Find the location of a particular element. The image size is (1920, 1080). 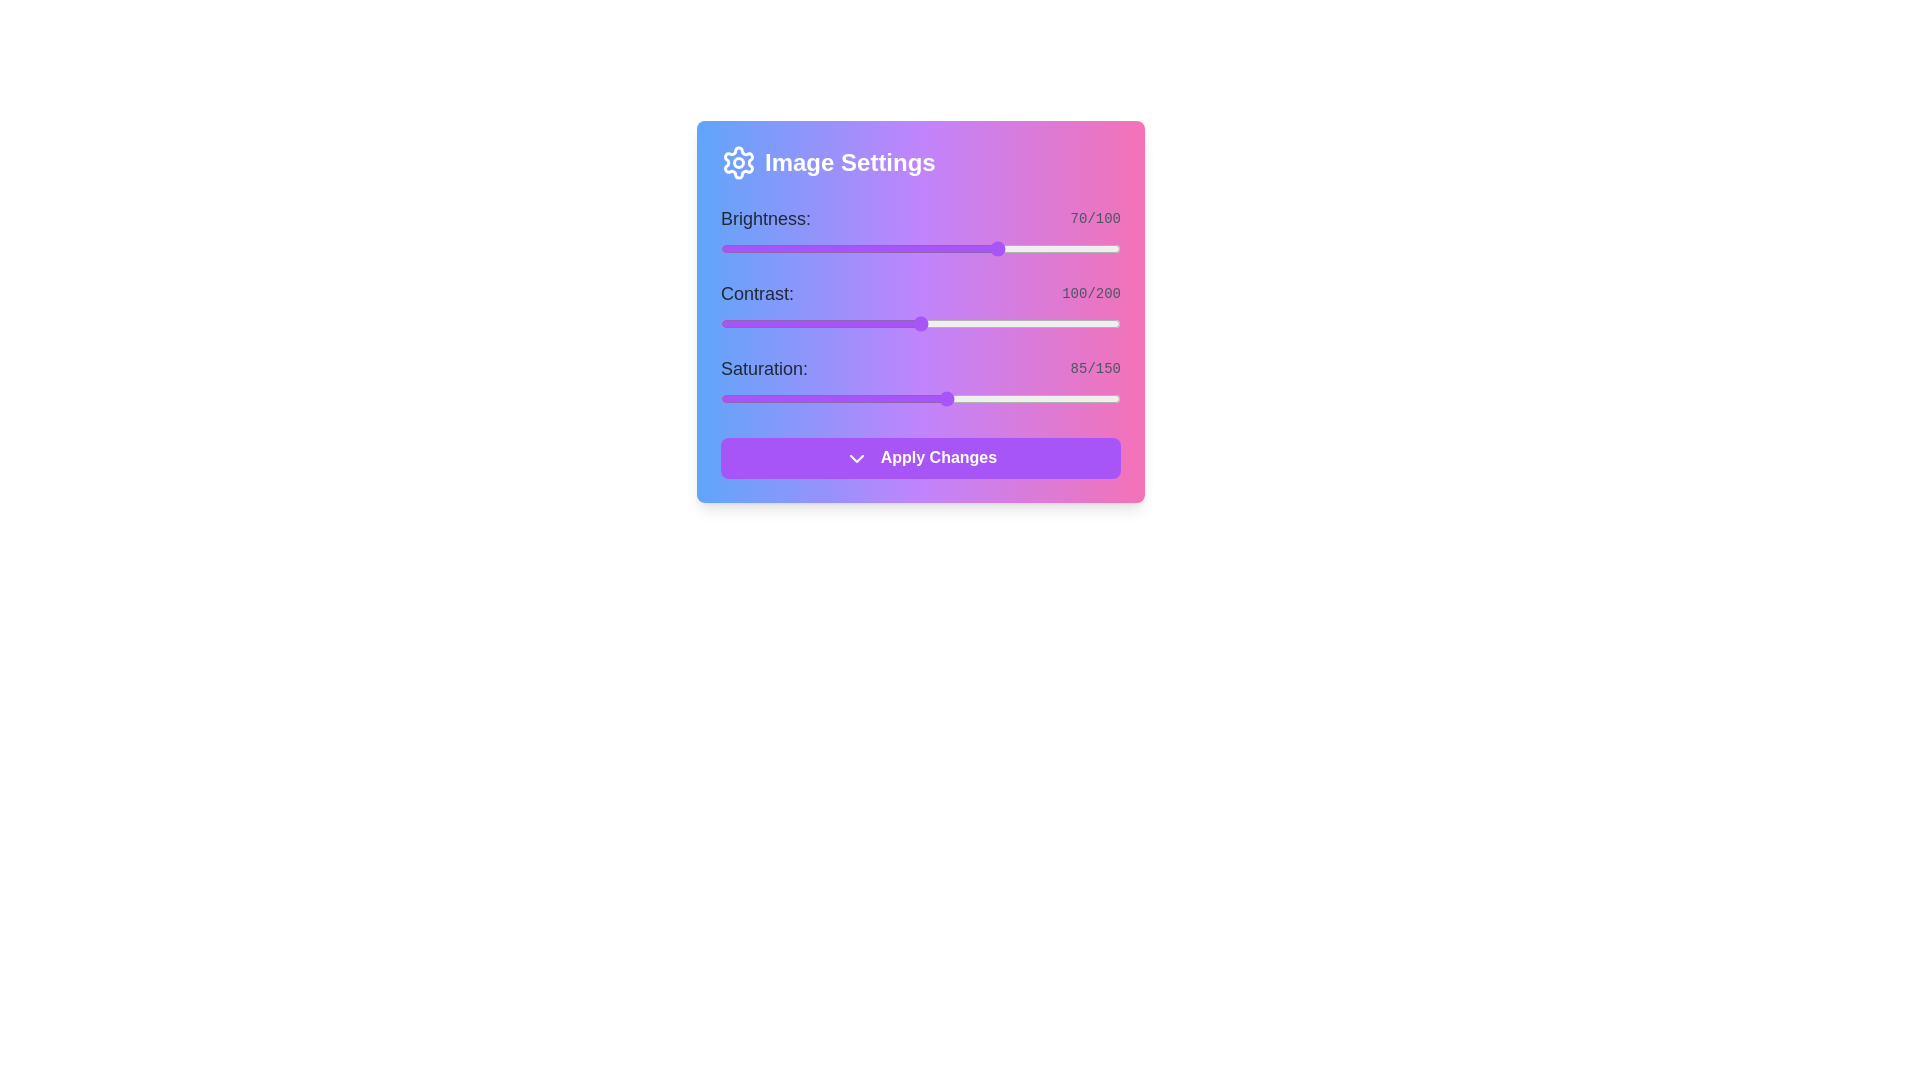

the saturation slider to 99 level is located at coordinates (984, 398).